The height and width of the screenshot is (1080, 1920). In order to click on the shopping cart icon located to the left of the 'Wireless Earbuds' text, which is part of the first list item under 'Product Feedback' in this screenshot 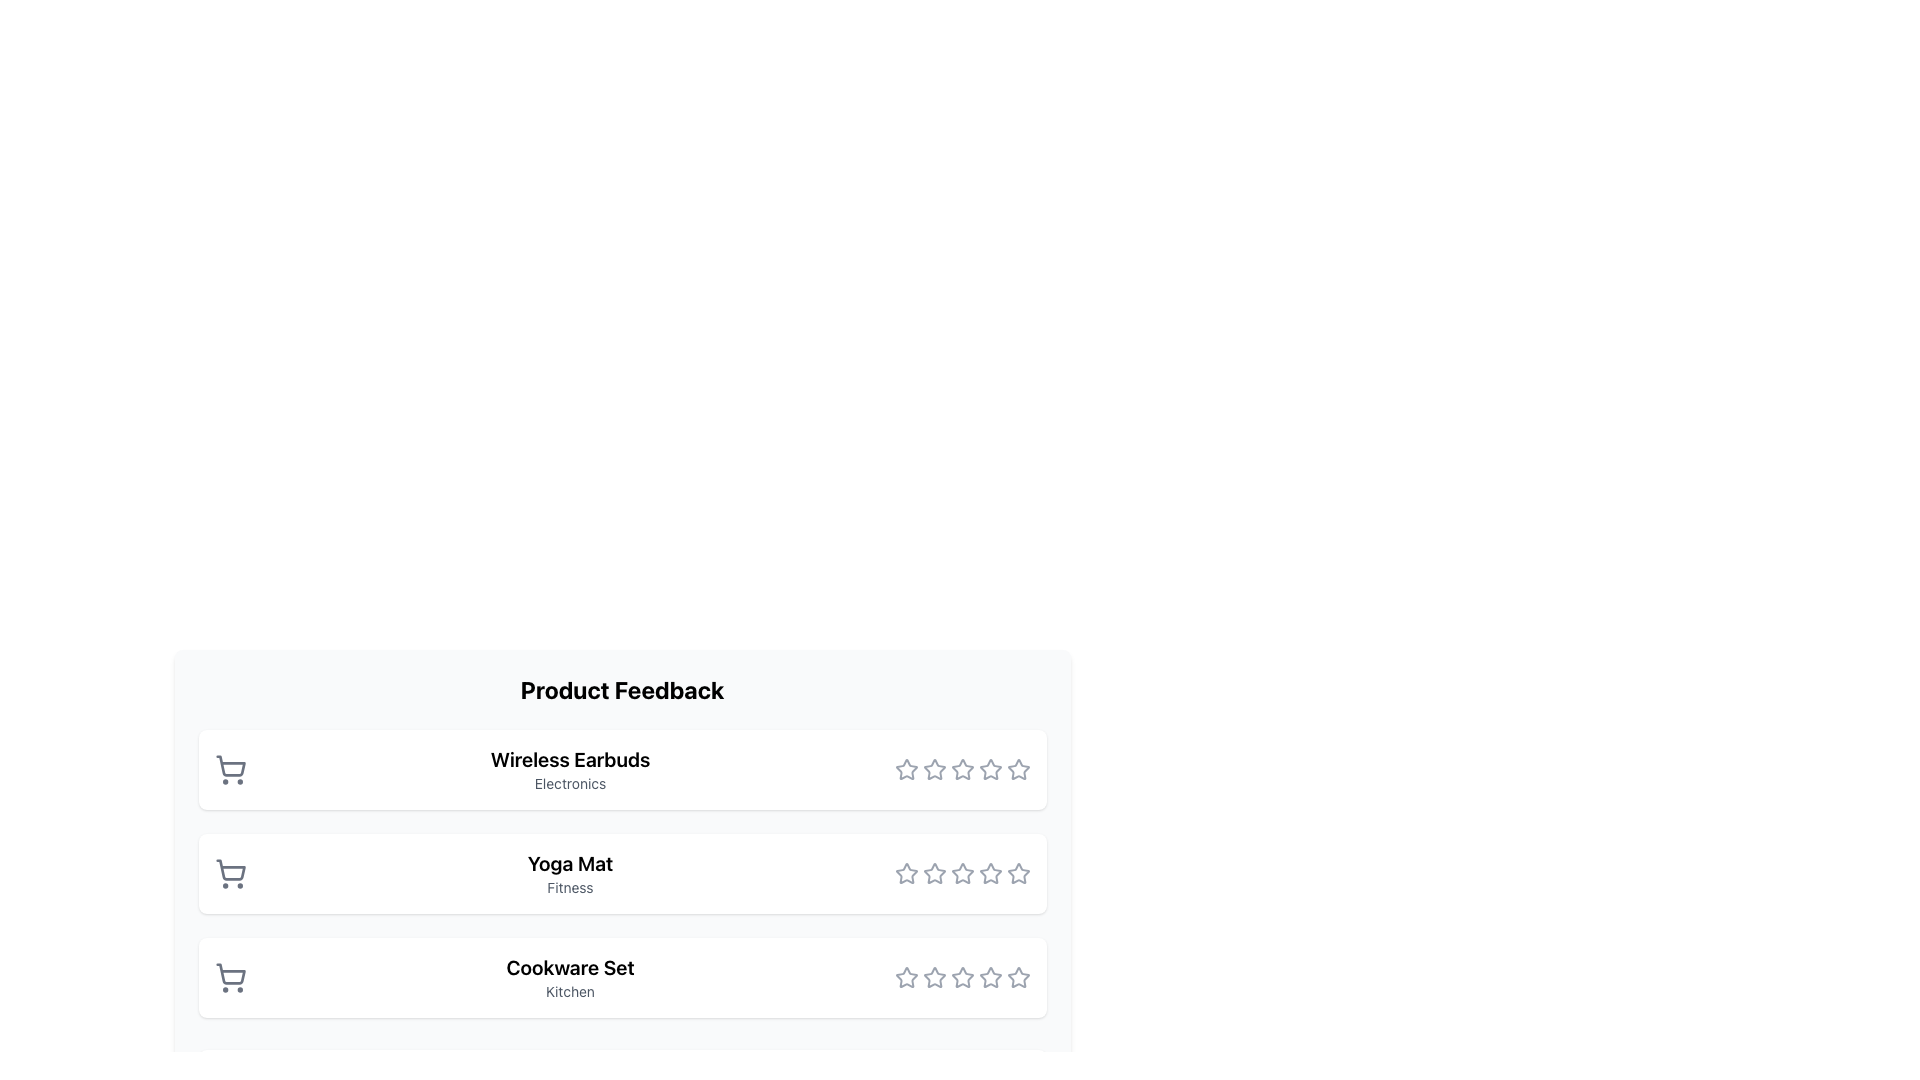, I will do `click(230, 769)`.